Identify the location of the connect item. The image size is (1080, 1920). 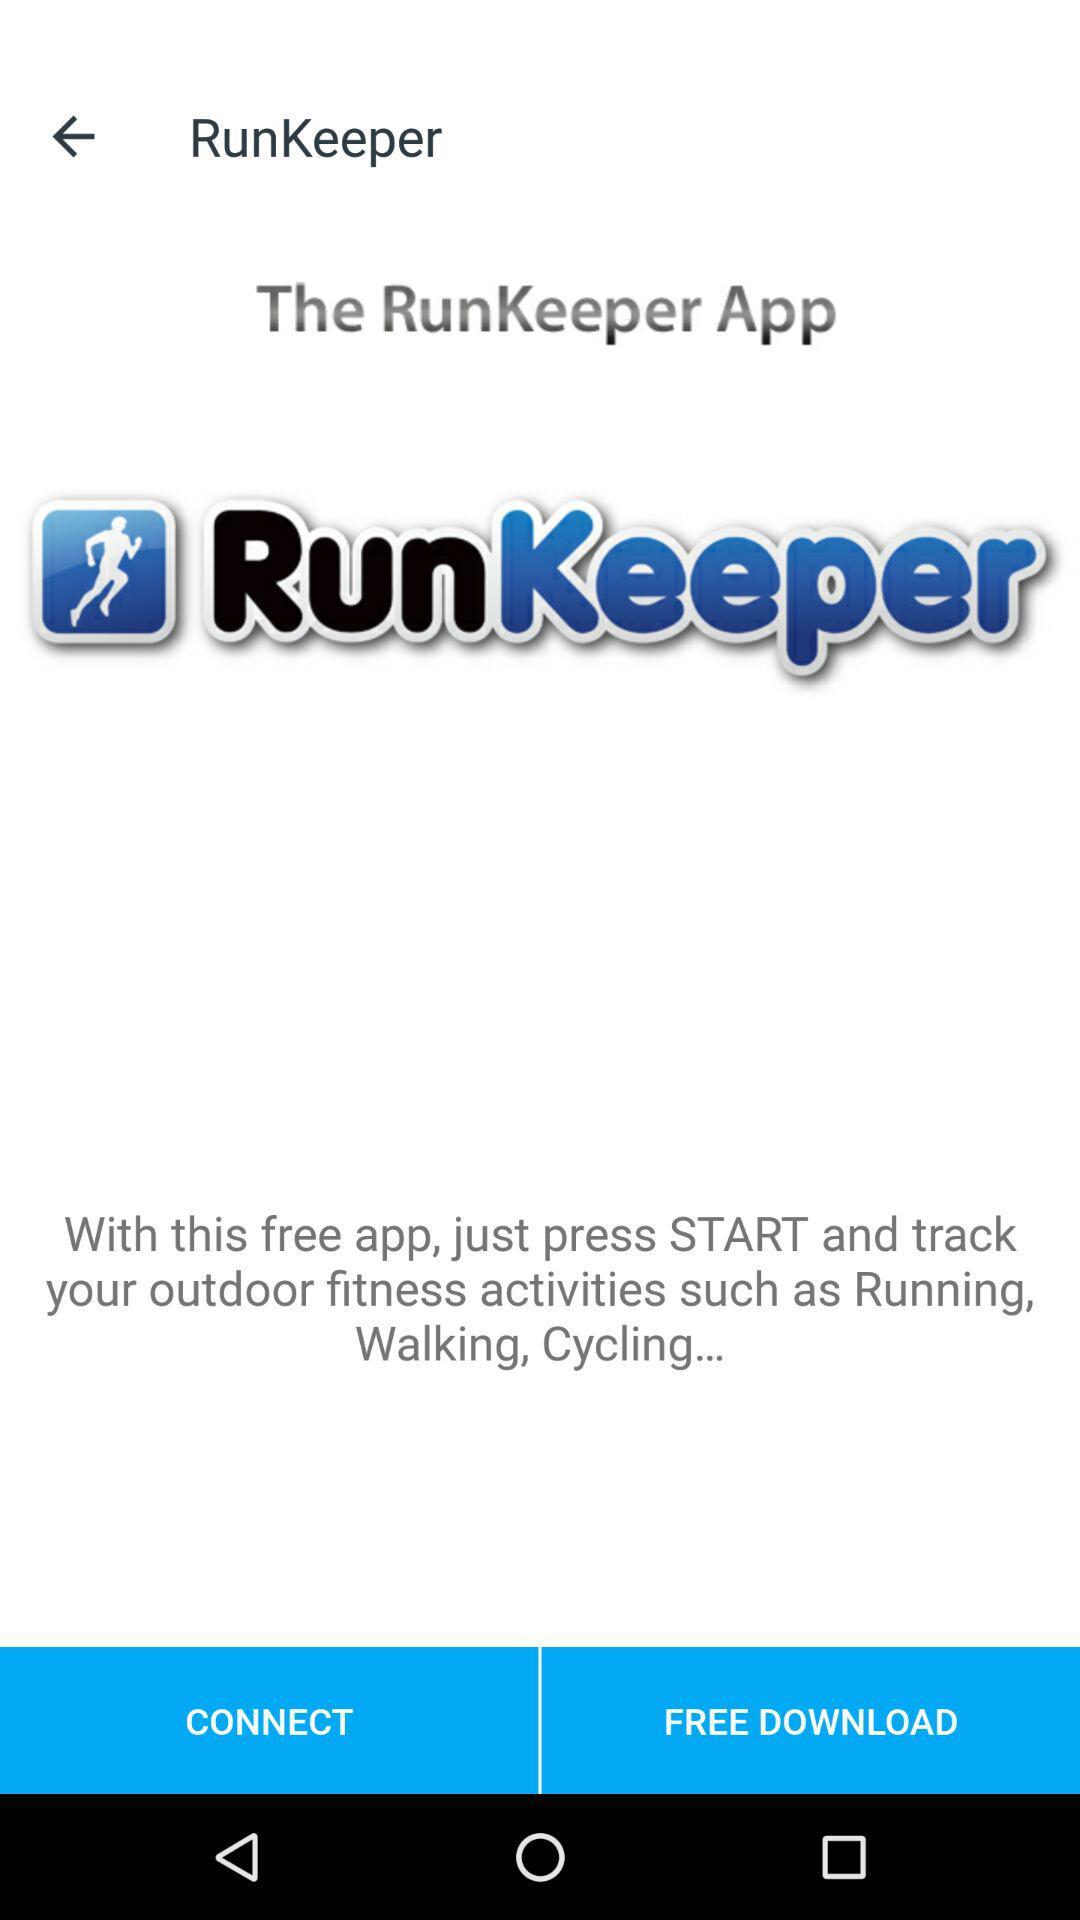
(268, 1719).